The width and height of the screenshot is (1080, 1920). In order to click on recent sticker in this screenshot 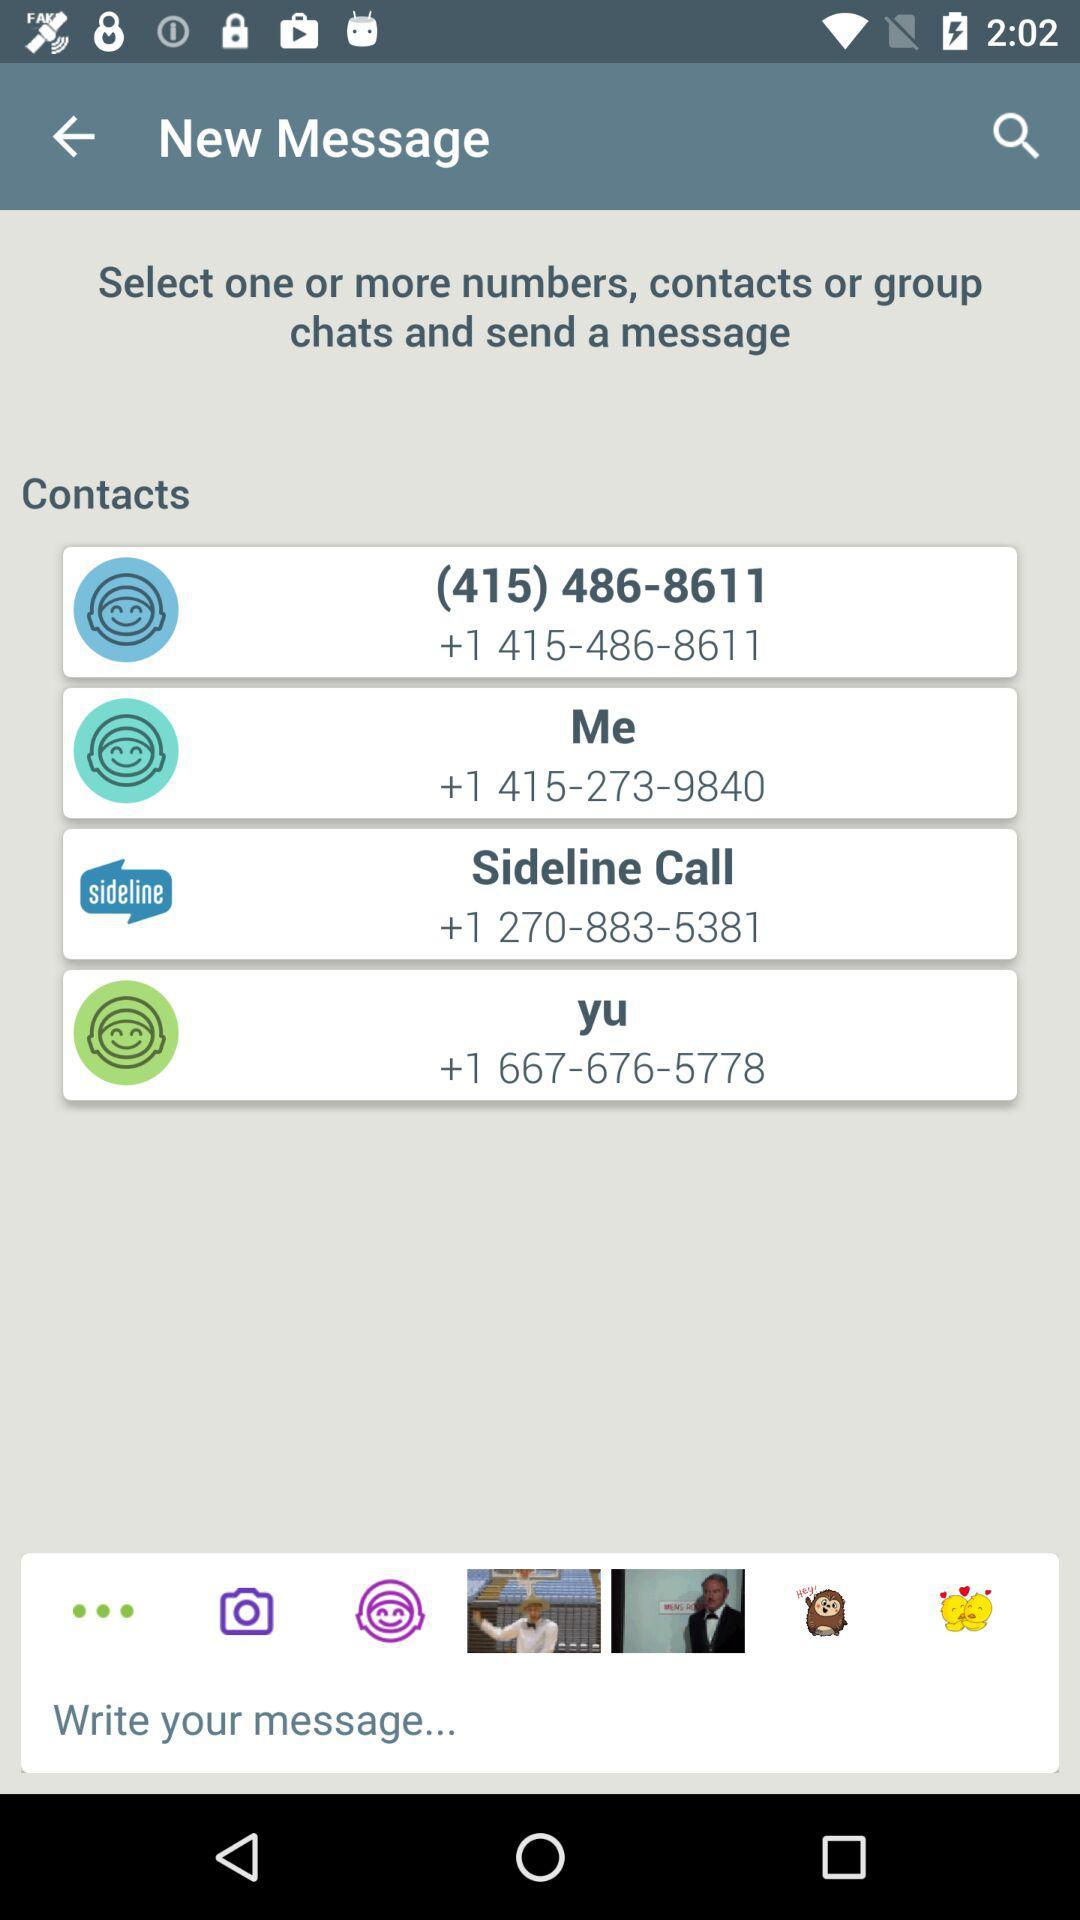, I will do `click(964, 1611)`.